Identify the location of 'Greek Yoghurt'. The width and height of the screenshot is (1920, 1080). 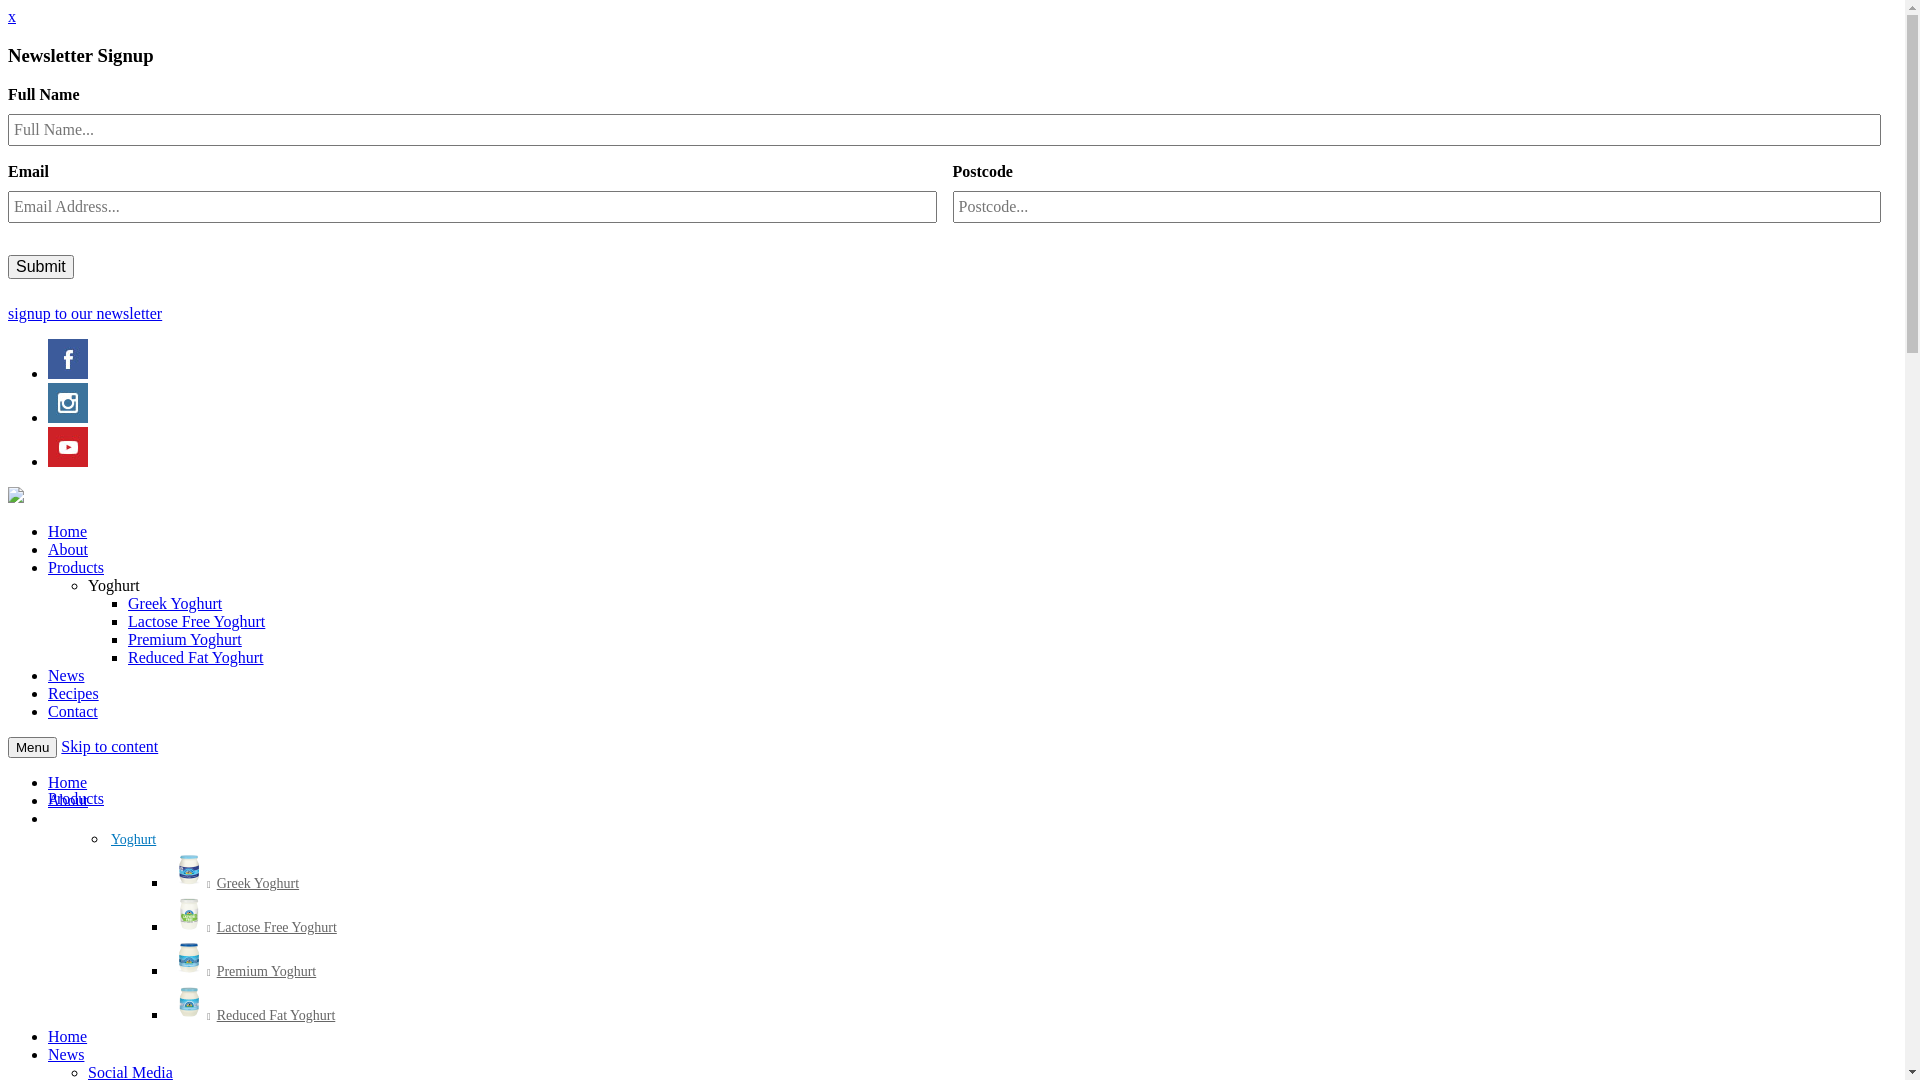
(235, 883).